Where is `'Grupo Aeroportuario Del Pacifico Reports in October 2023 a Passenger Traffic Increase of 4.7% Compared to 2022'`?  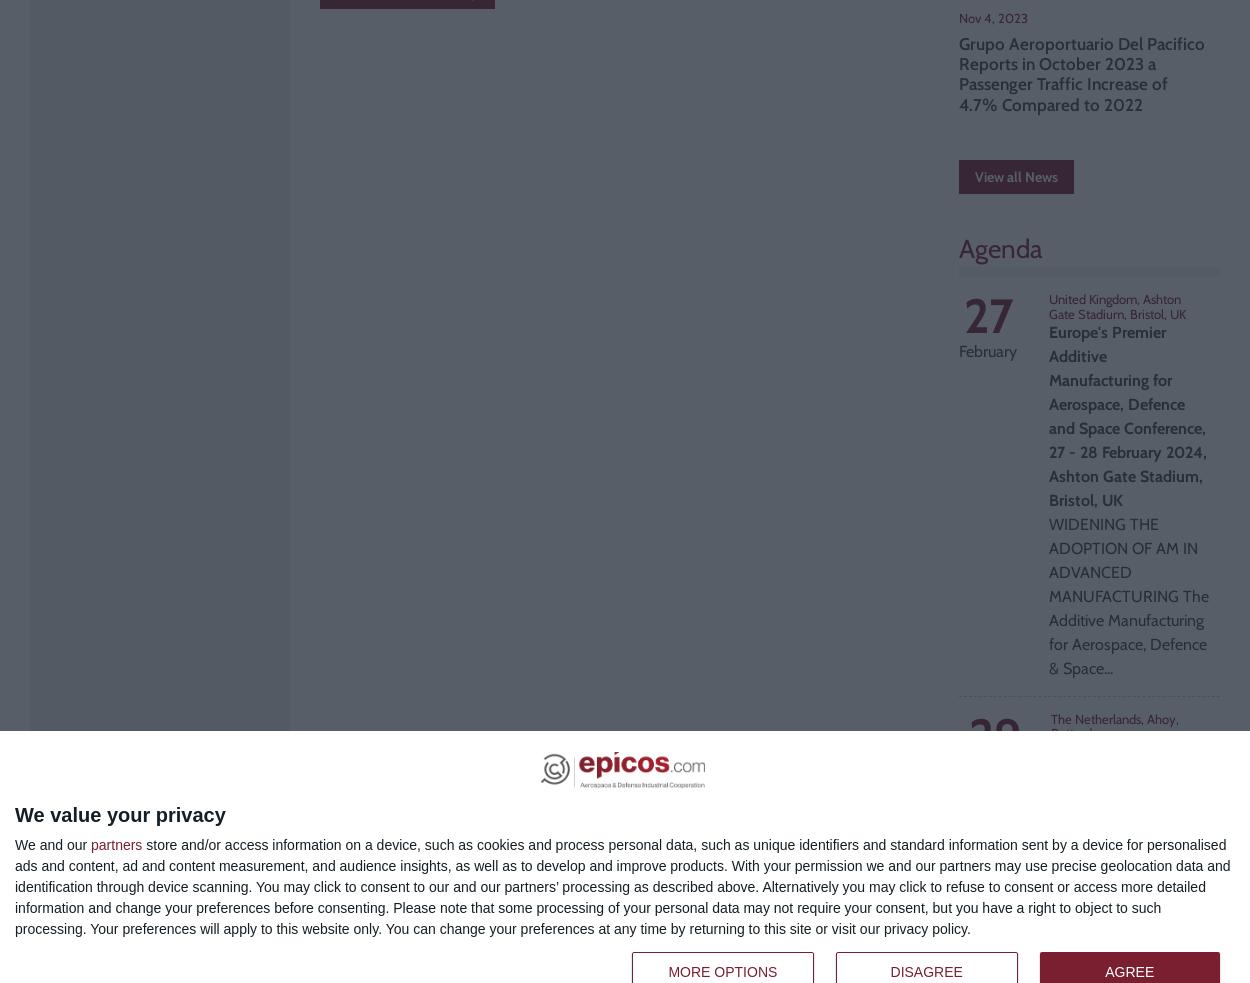 'Grupo Aeroportuario Del Pacifico Reports in October 2023 a Passenger Traffic Increase of 4.7% Compared to 2022' is located at coordinates (1081, 72).